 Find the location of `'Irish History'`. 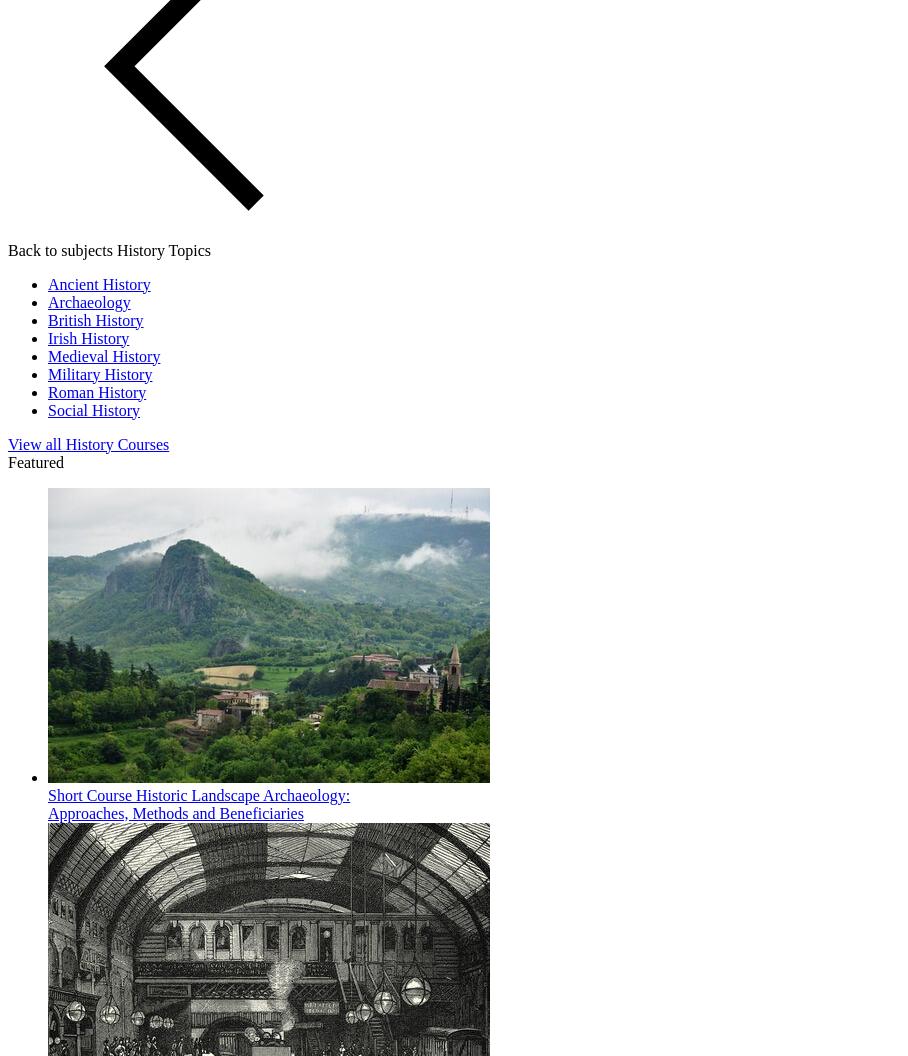

'Irish History' is located at coordinates (48, 336).